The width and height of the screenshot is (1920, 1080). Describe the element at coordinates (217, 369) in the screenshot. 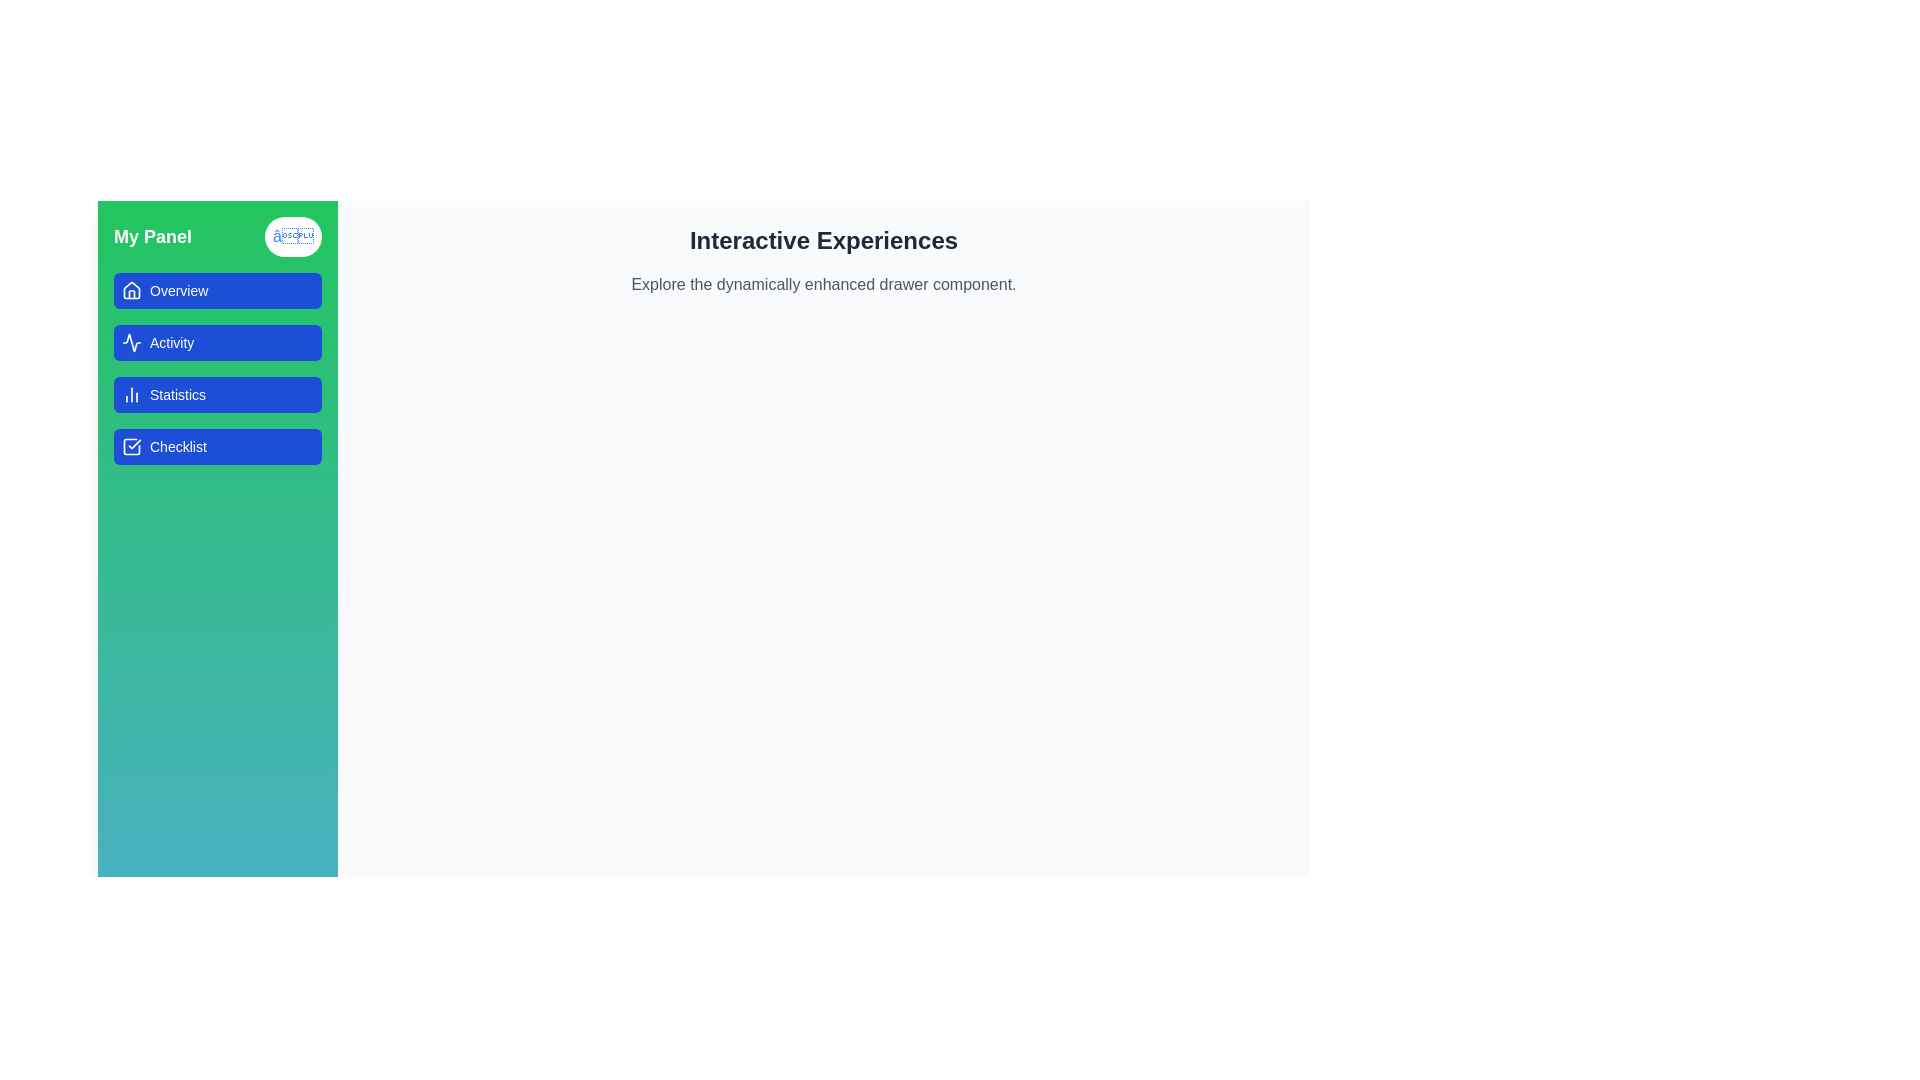

I see `the 'Statistics' button in the vertical navigation panel` at that location.